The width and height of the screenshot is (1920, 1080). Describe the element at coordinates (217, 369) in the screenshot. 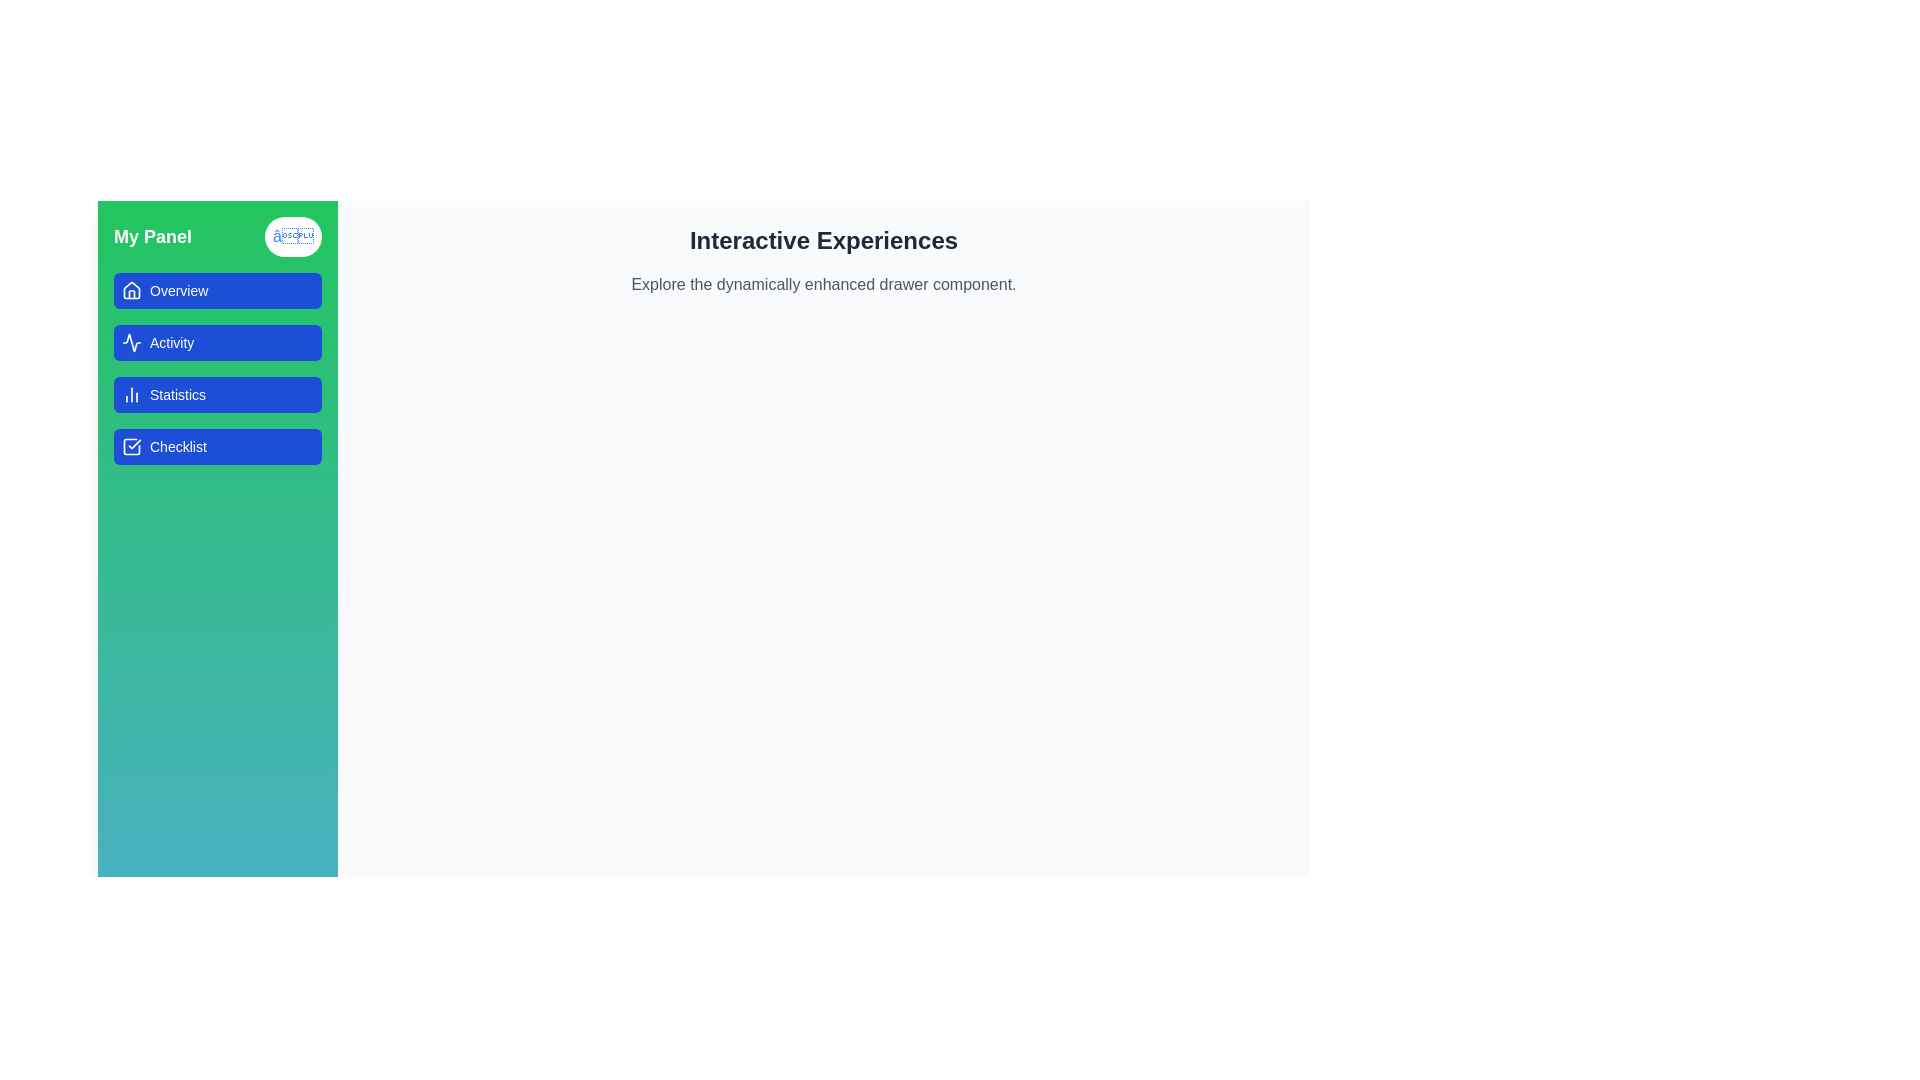

I see `the 'Statistics' button in the vertical navigation panel` at that location.